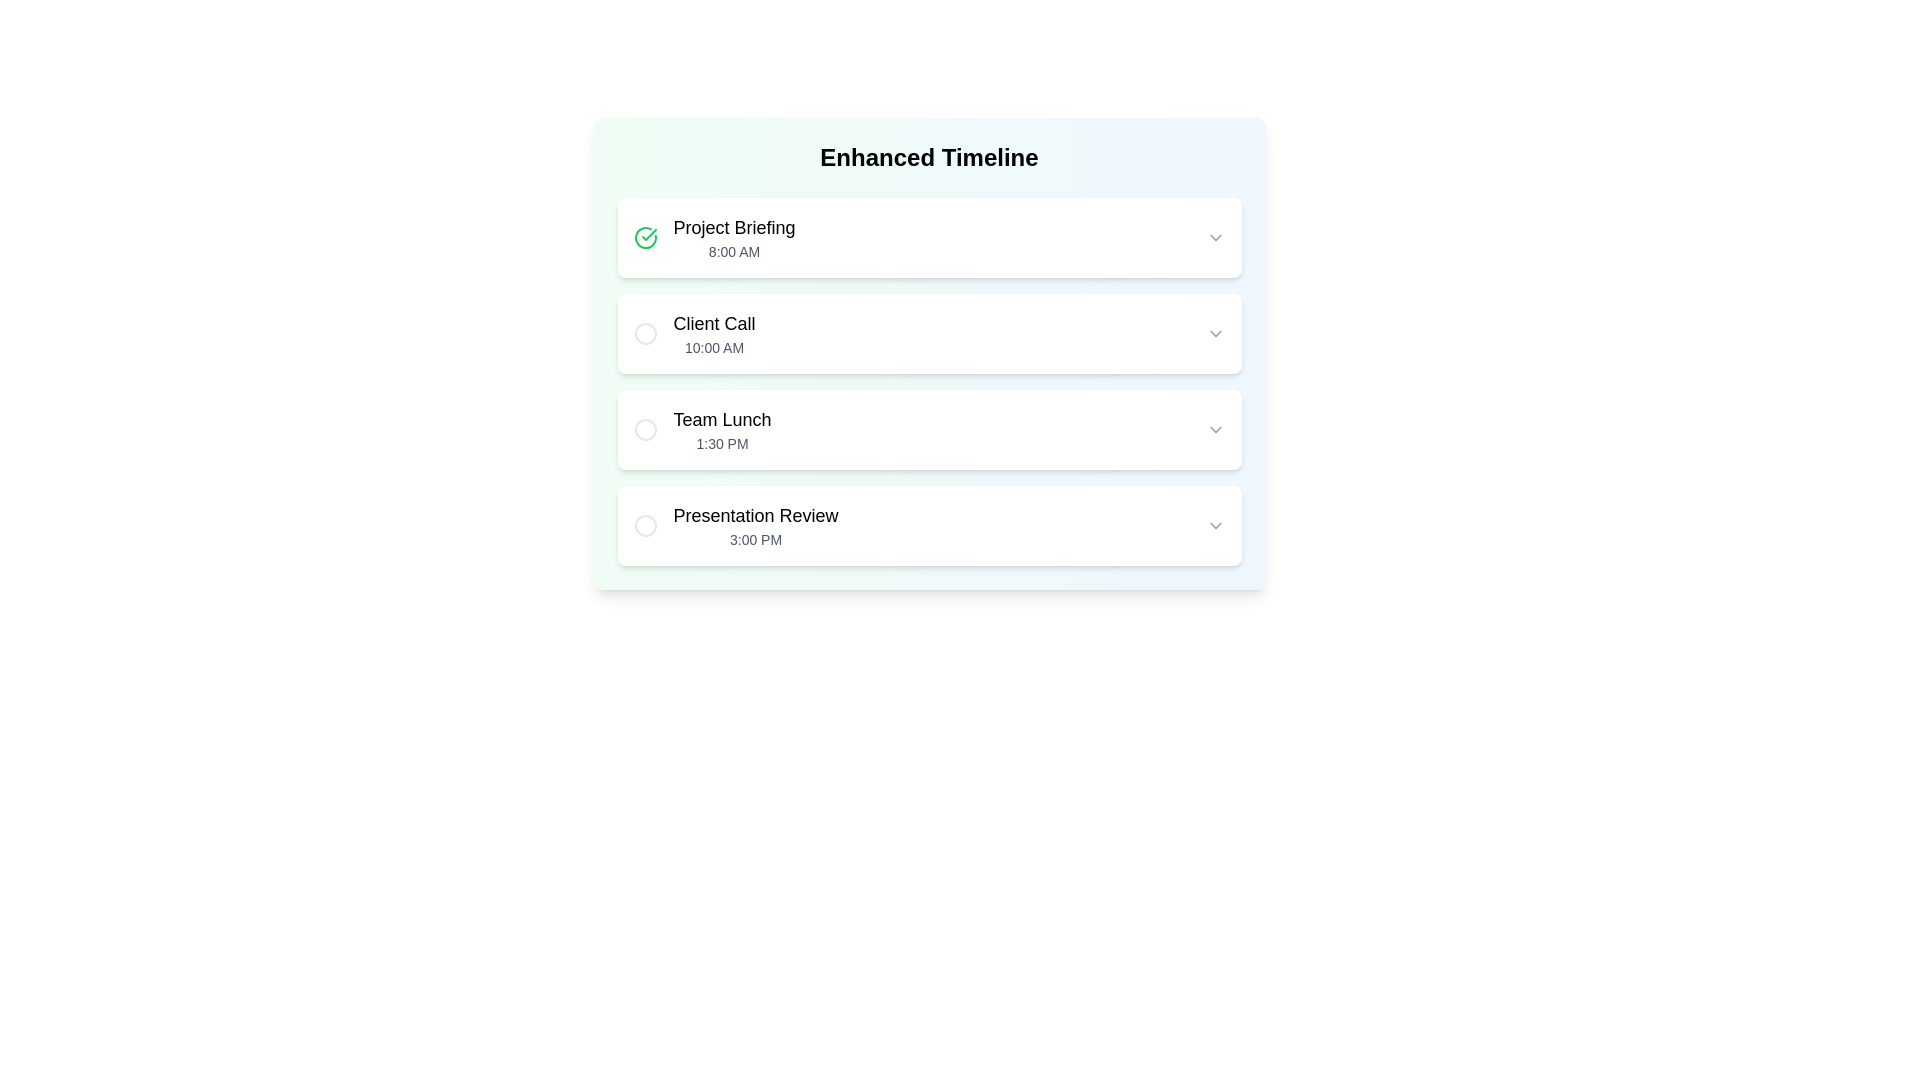 Image resolution: width=1920 pixels, height=1080 pixels. I want to click on the third timeline entry labeled 'Team Lunch', so click(702, 428).